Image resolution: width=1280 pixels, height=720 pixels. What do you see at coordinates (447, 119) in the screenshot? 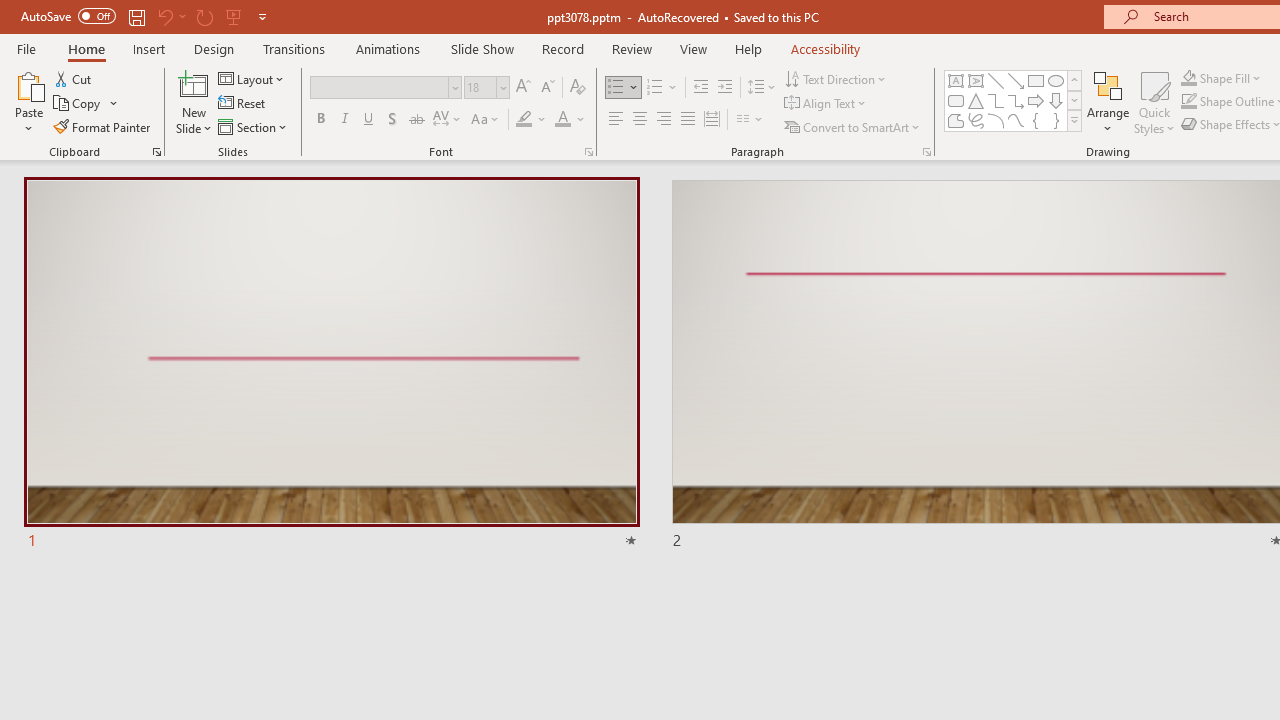
I see `'Character Spacing'` at bounding box center [447, 119].